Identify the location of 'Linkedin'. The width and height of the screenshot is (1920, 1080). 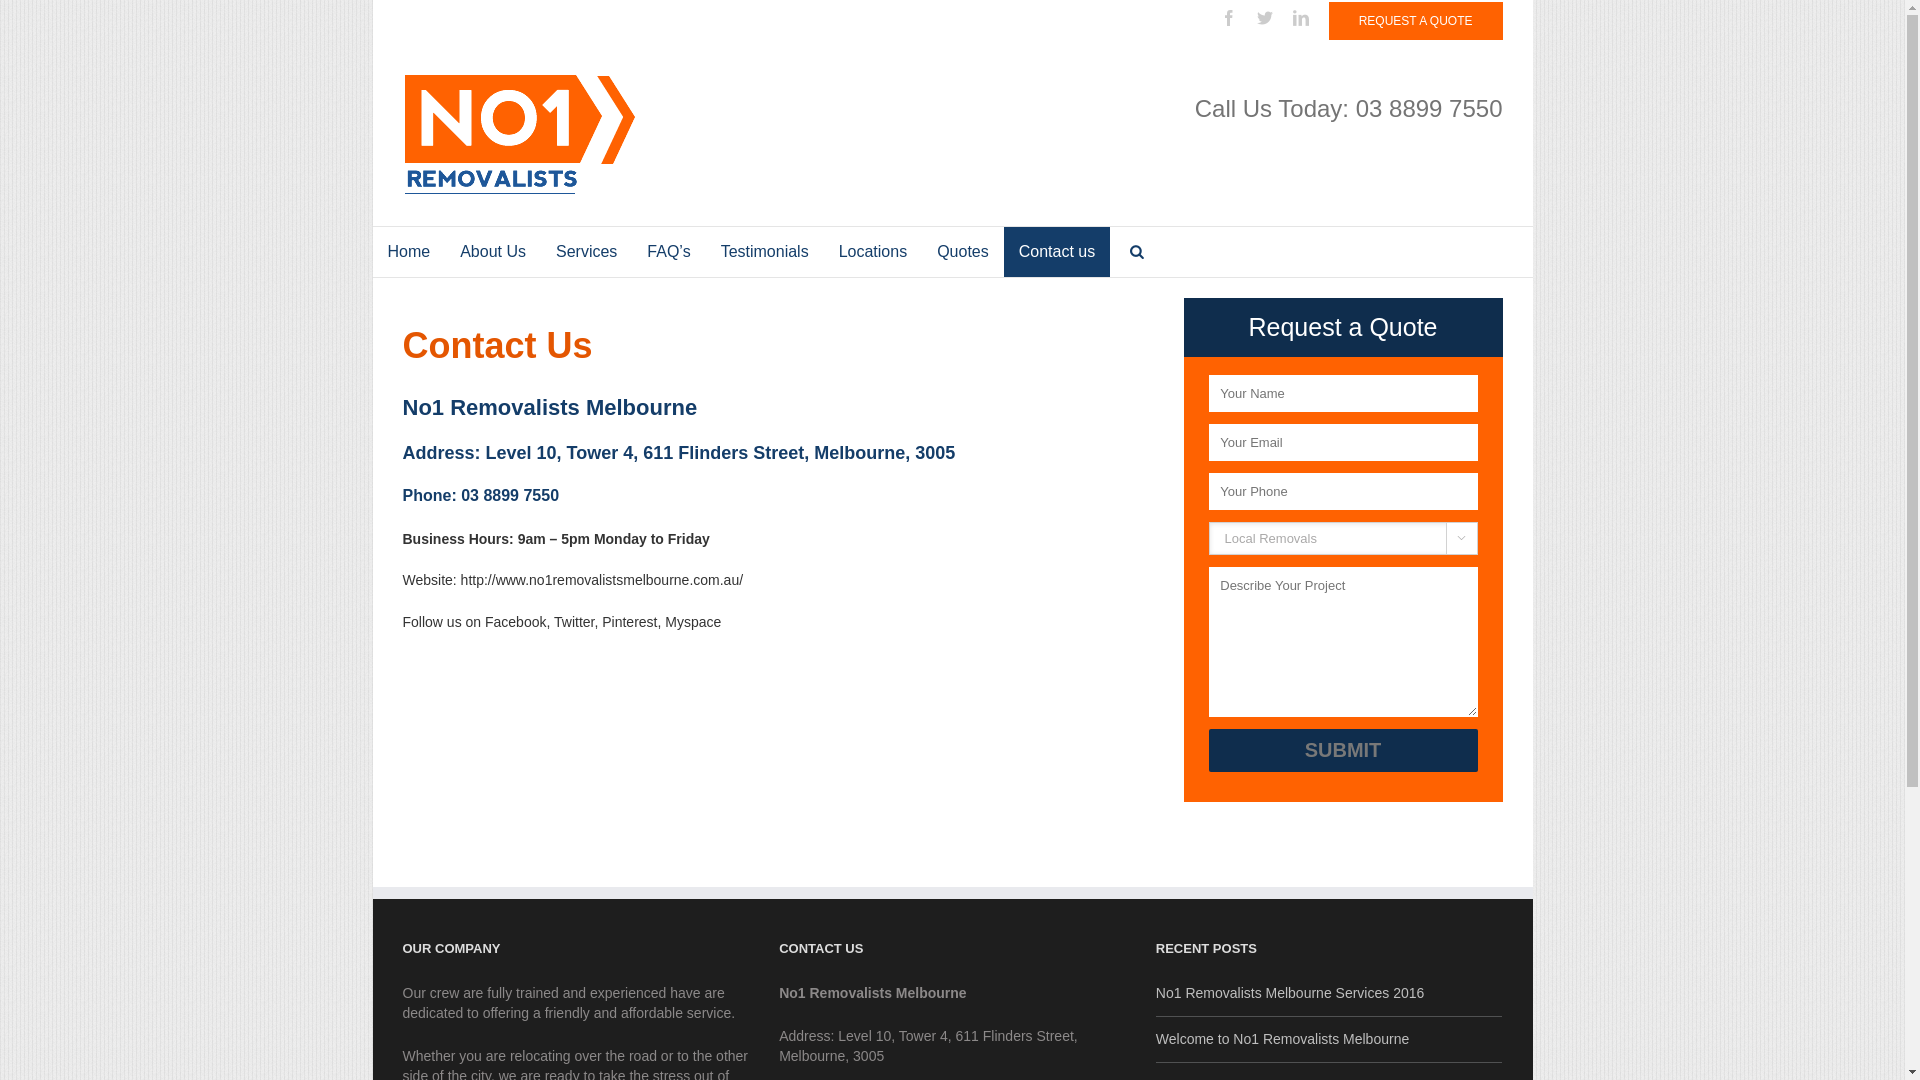
(1292, 18).